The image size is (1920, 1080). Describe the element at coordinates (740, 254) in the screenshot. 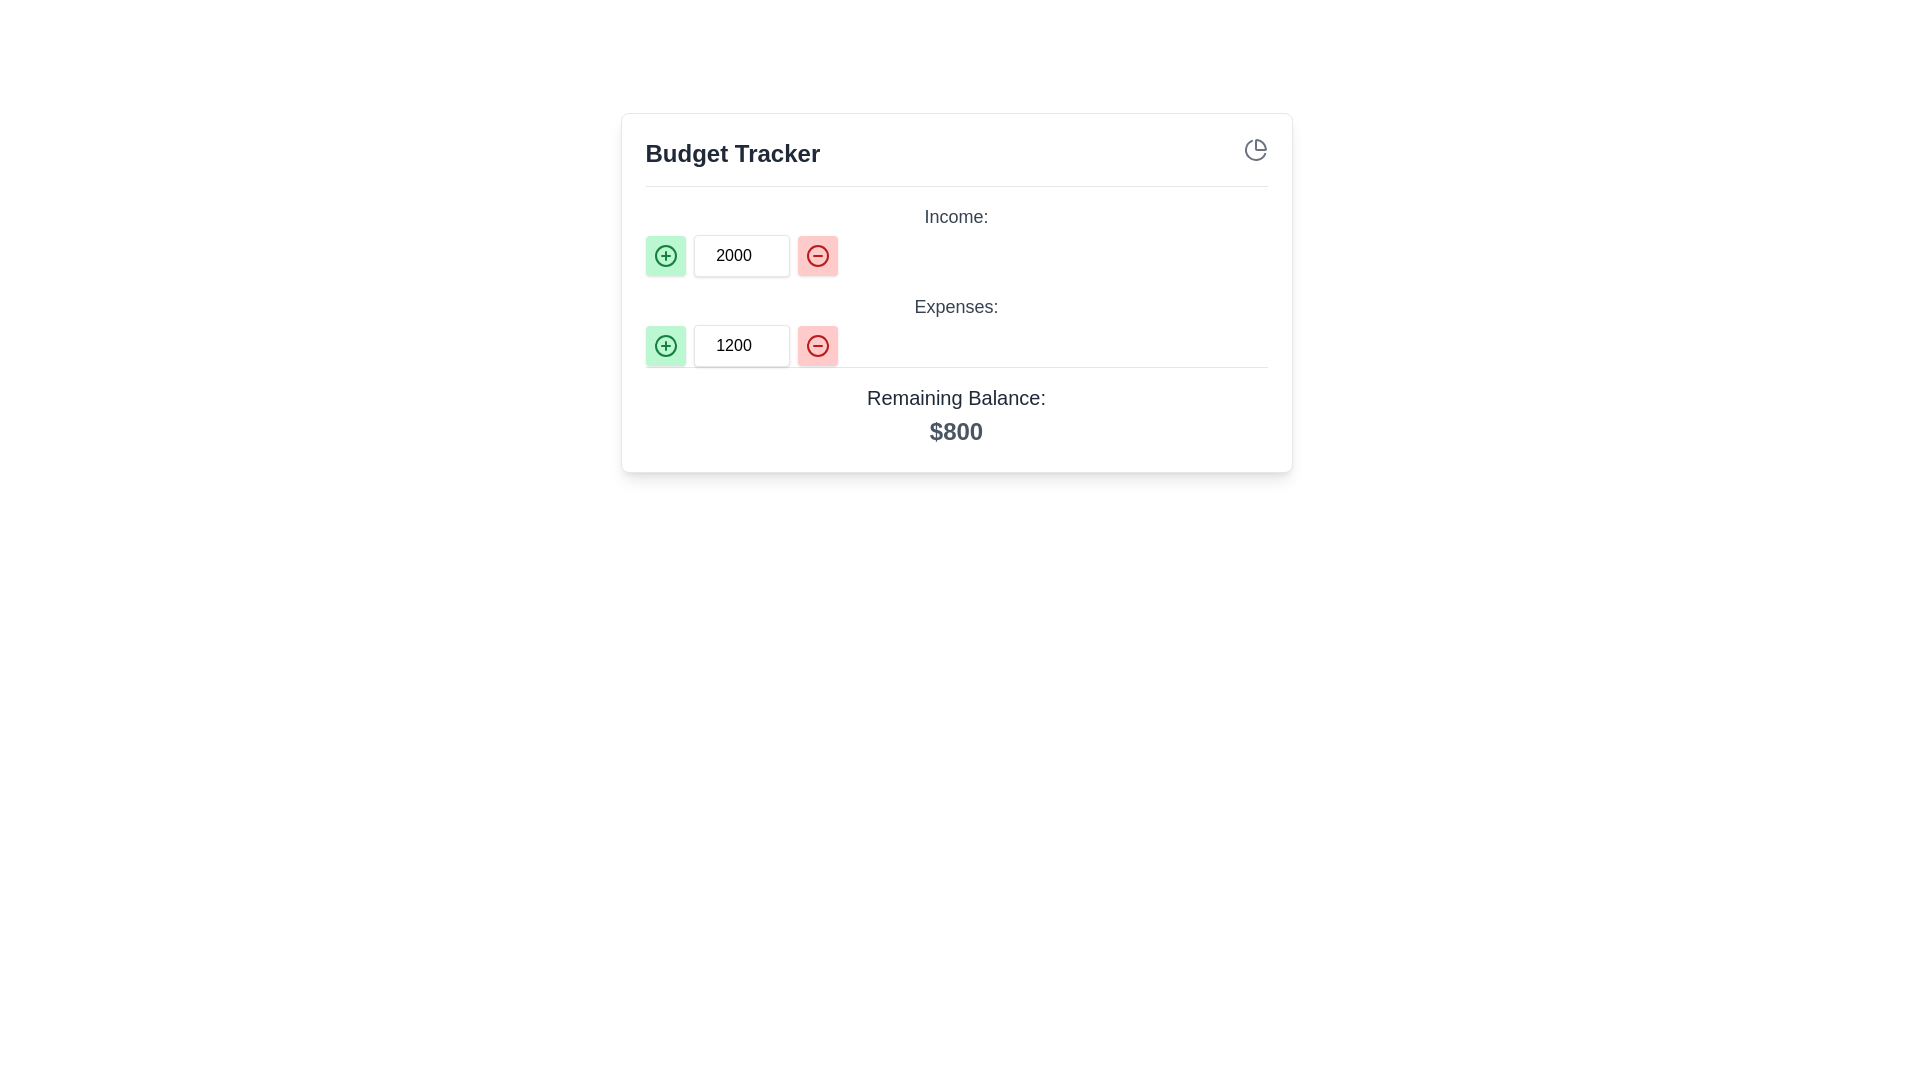

I see `the number input field displaying the value '2000' to focus on it` at that location.